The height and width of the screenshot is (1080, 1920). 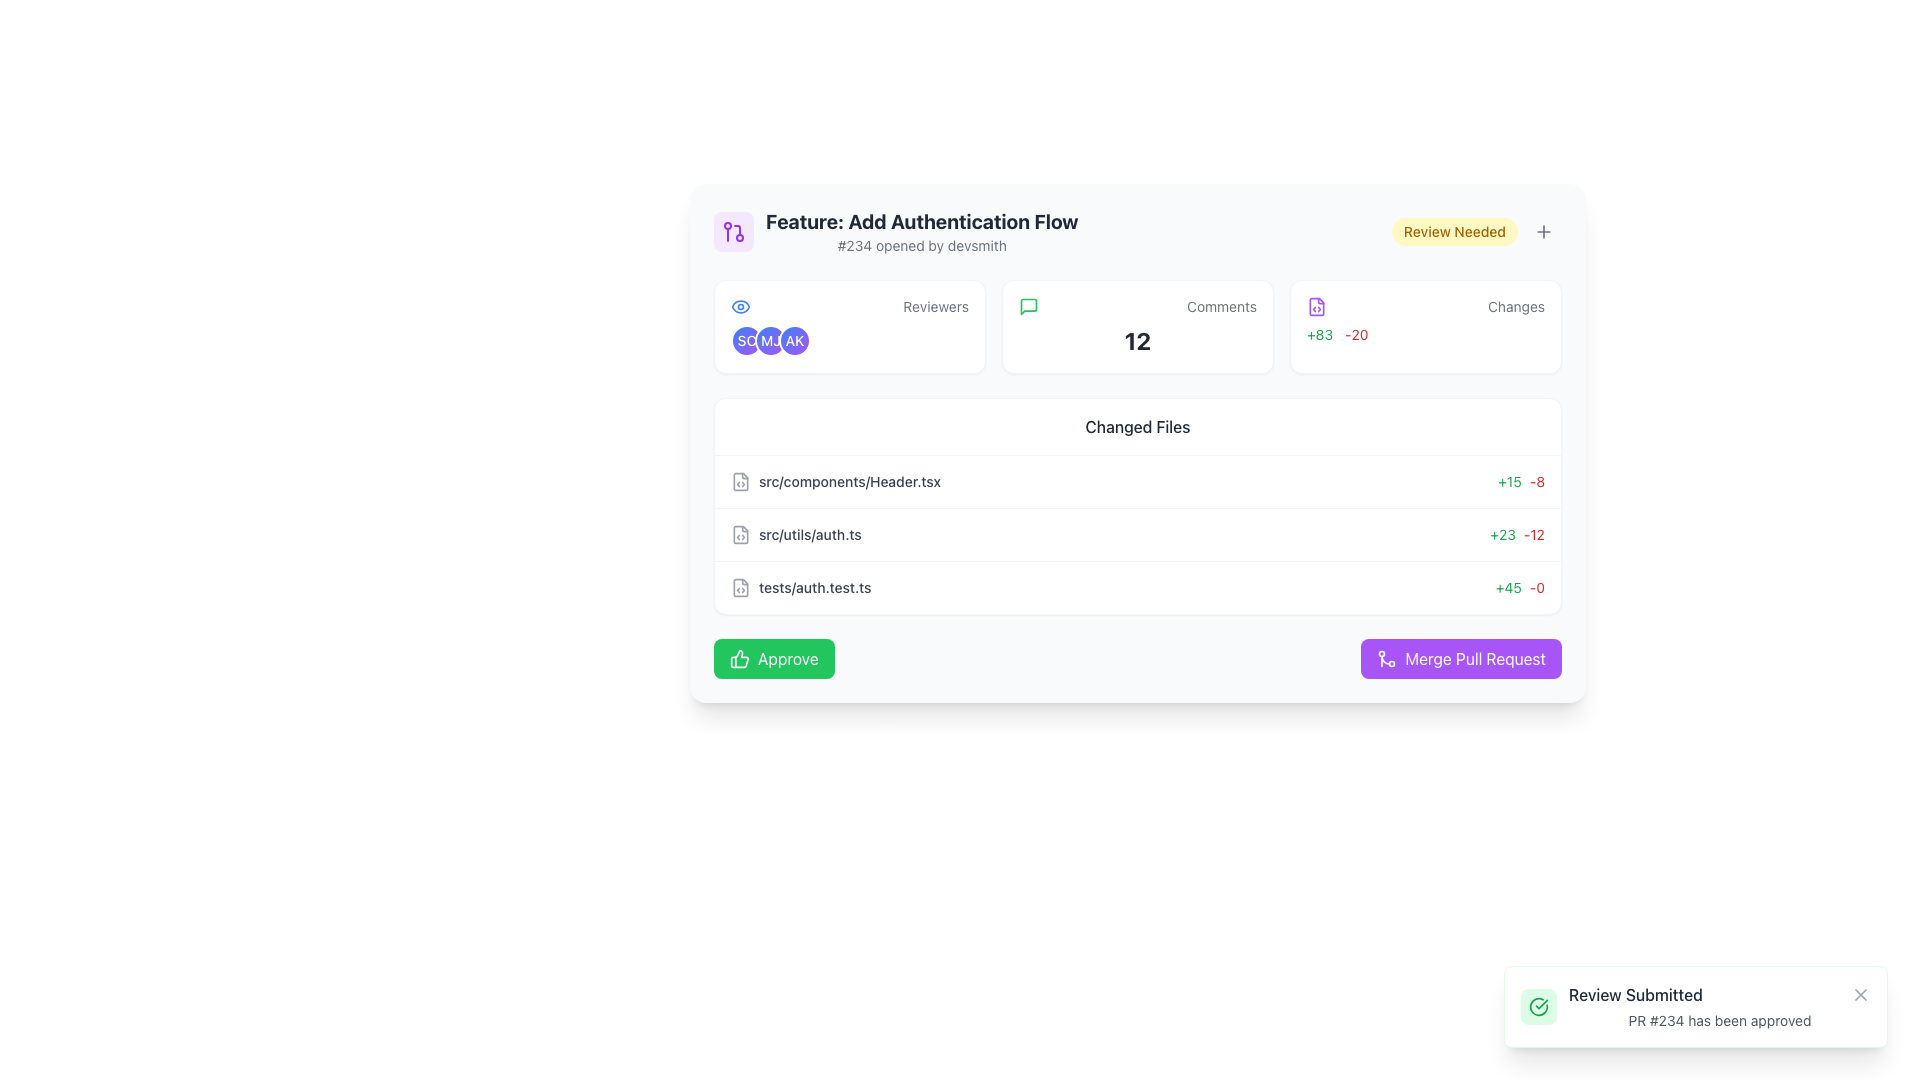 What do you see at coordinates (1503, 534) in the screenshot?
I see `the text element displaying the positive numerical value '+23' in the 'Changes' column of the 'Changed Files' section` at bounding box center [1503, 534].